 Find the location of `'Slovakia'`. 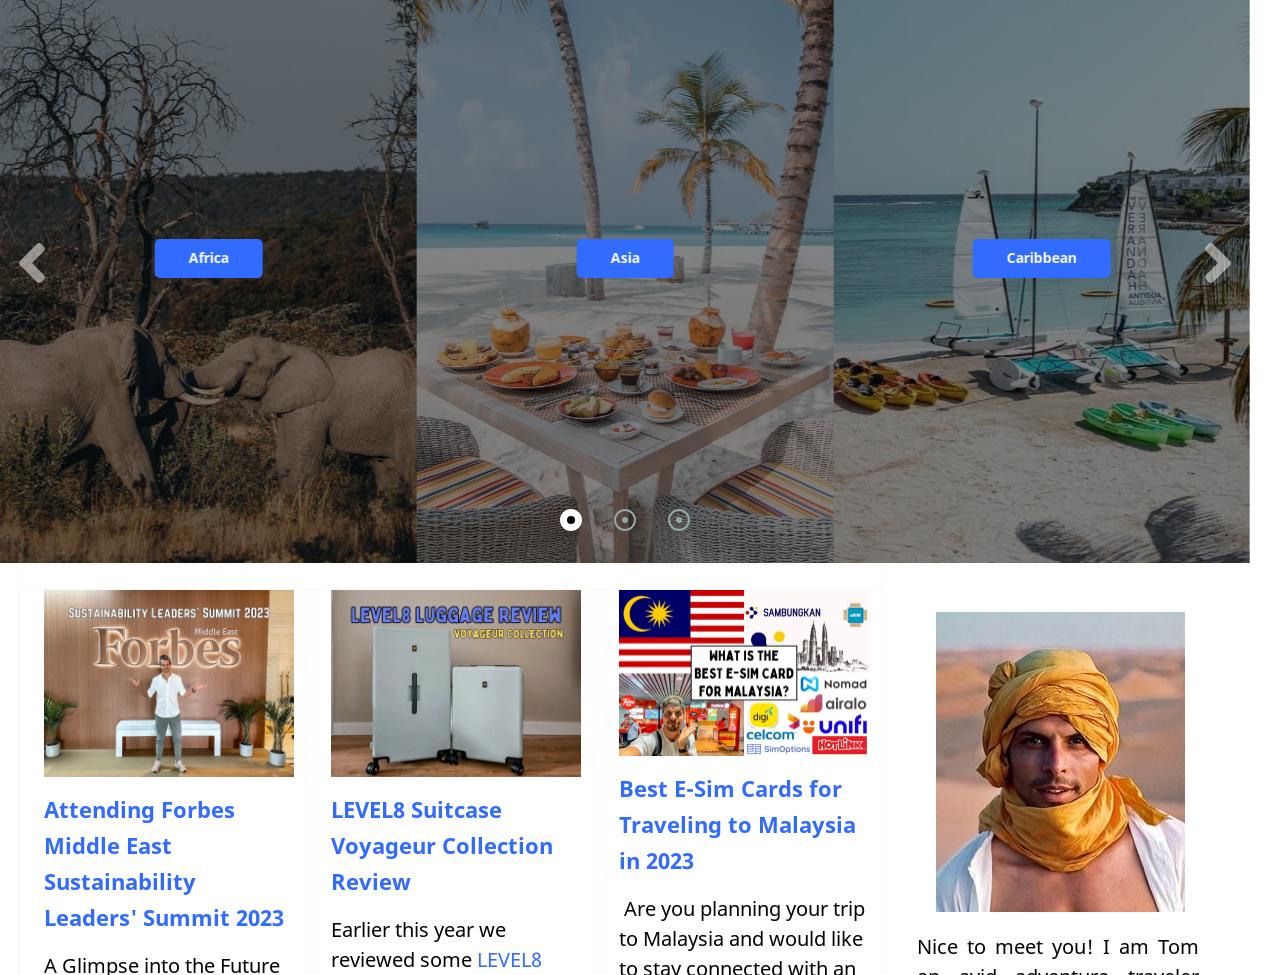

'Slovakia' is located at coordinates (534, 321).